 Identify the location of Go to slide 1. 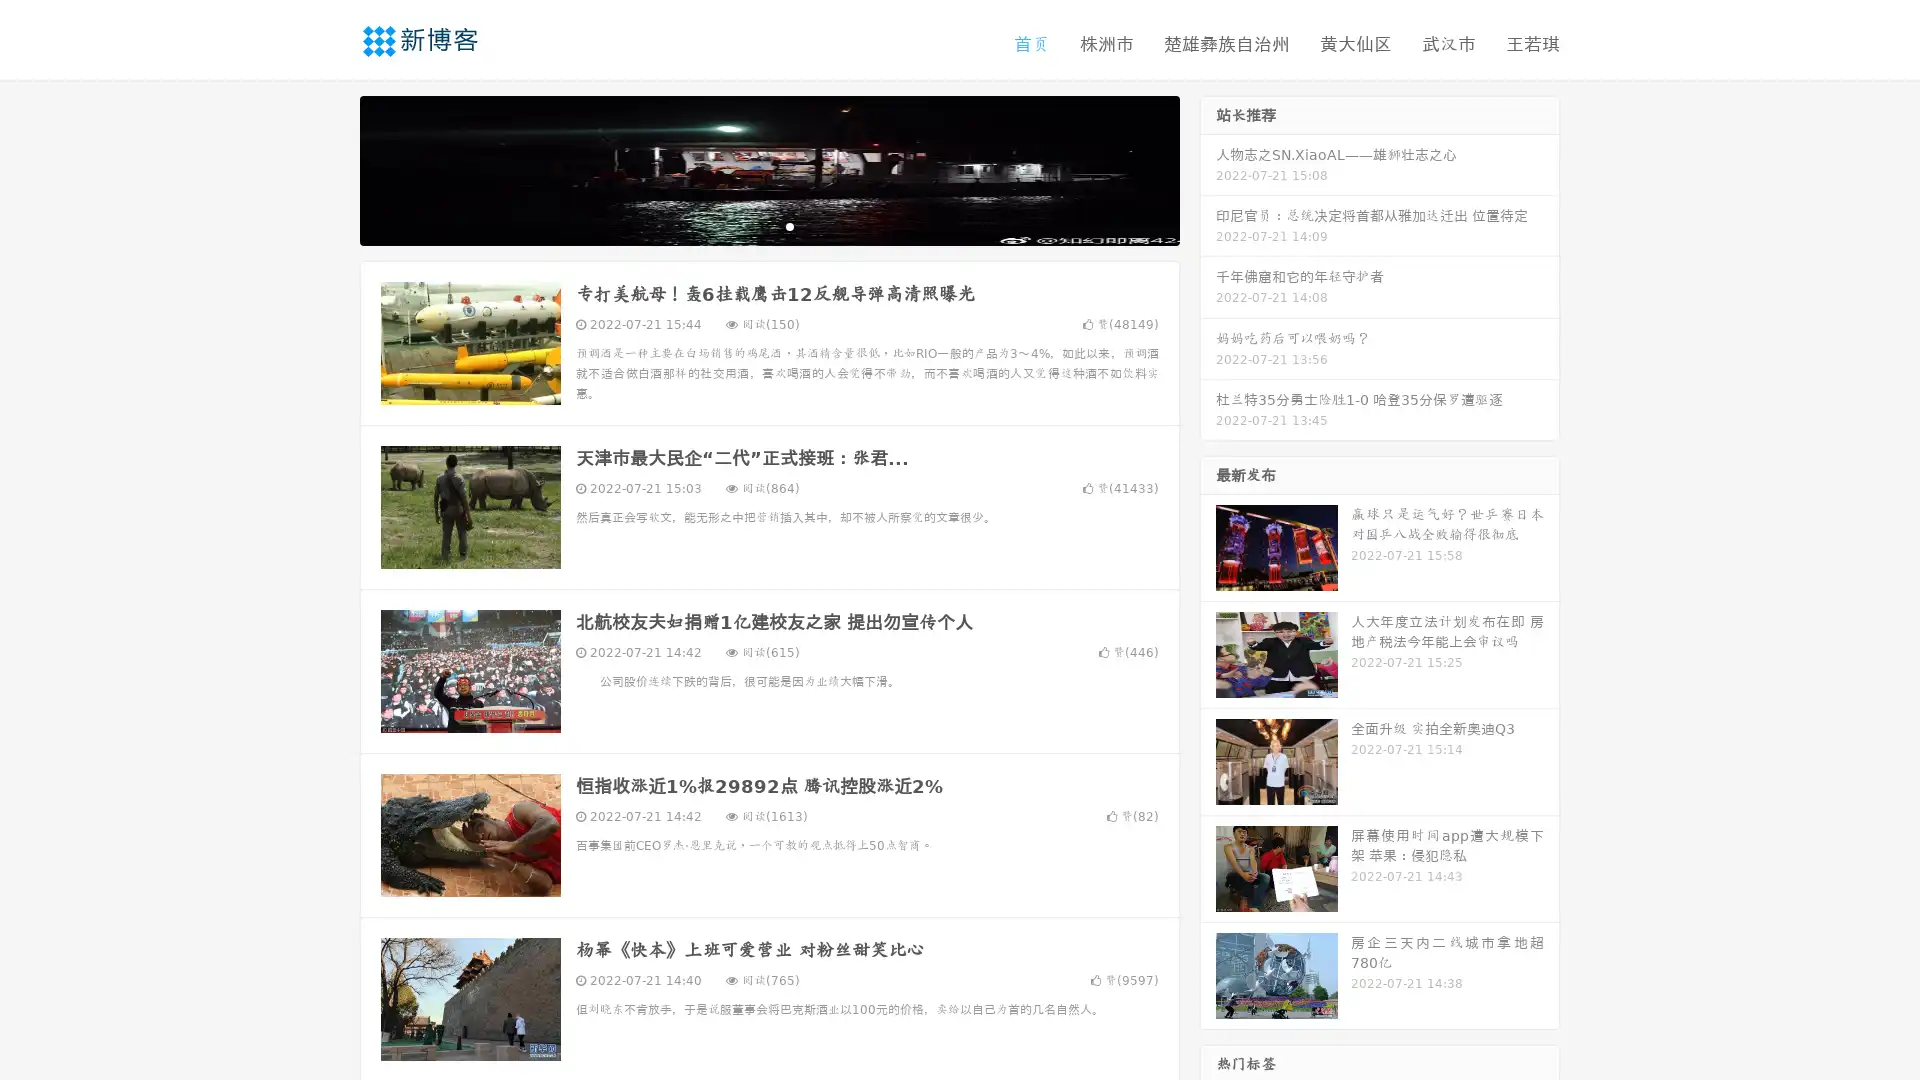
(748, 225).